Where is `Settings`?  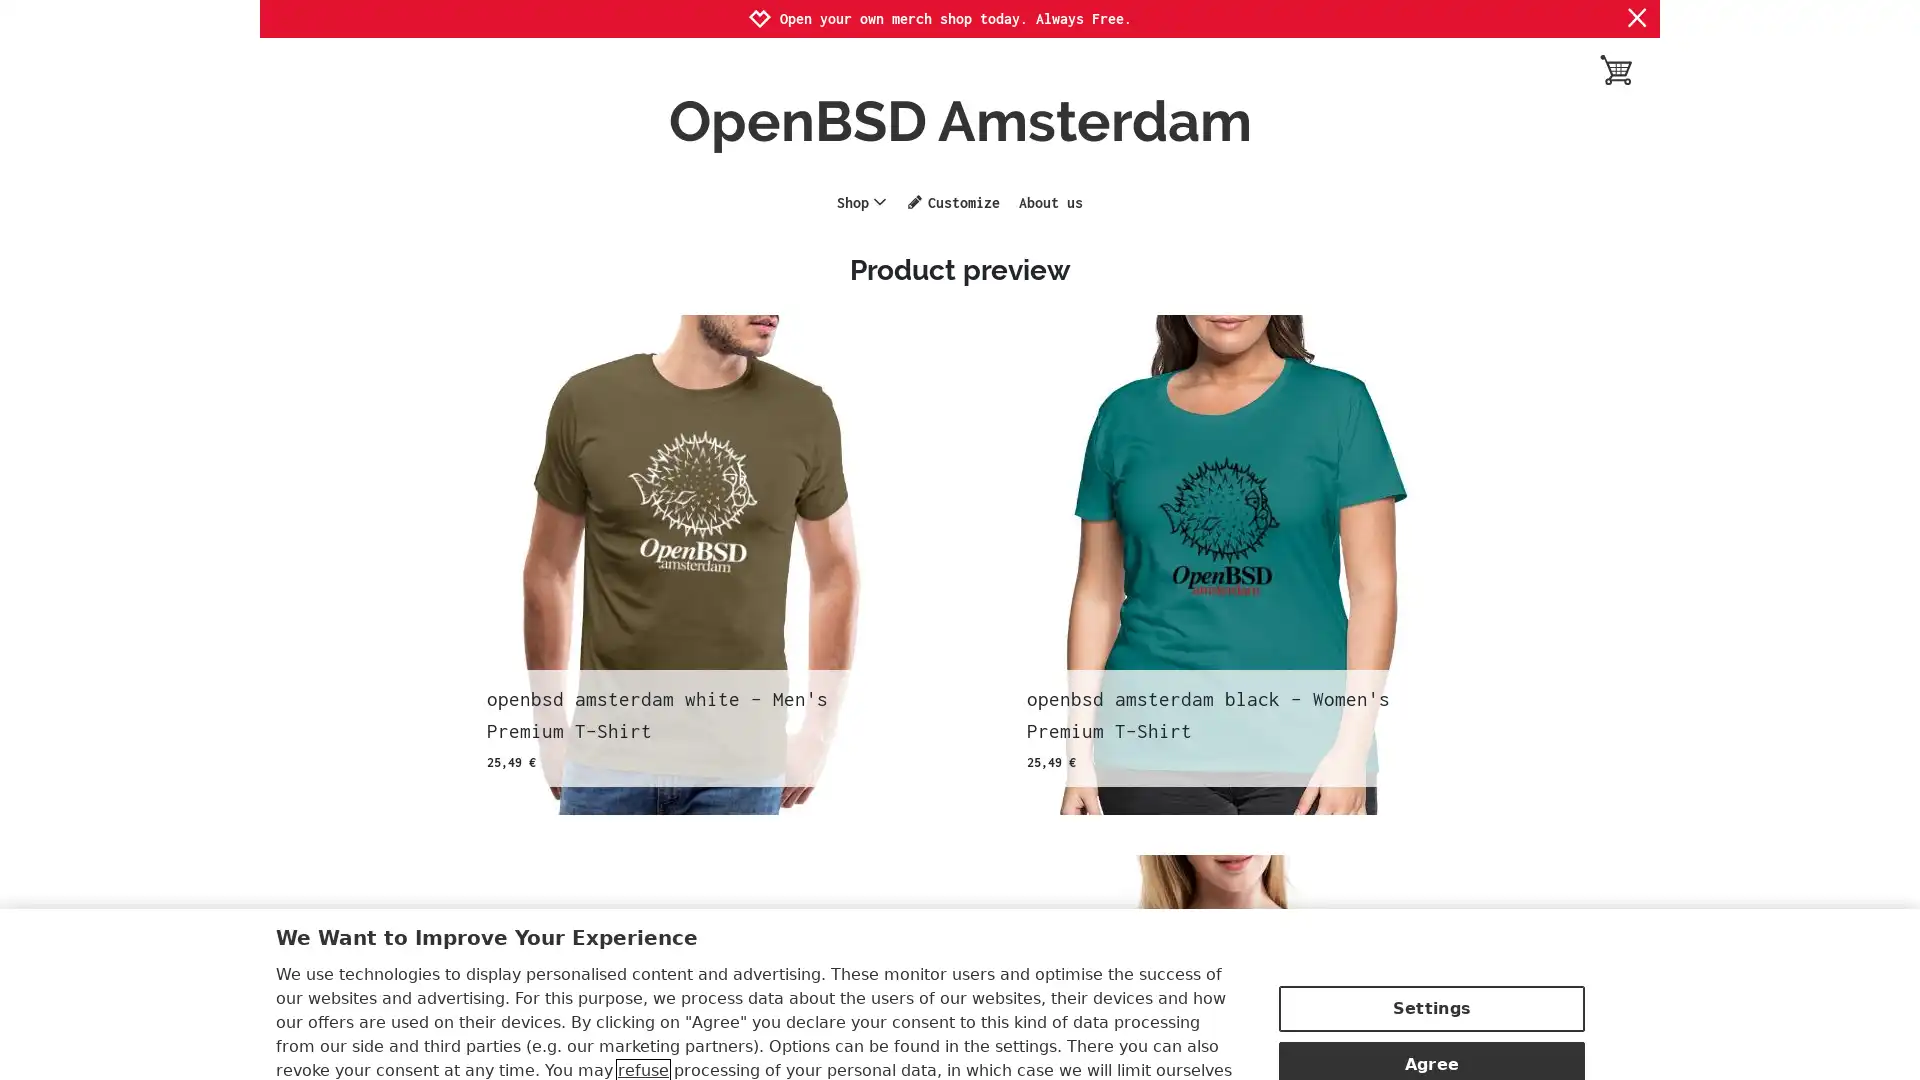 Settings is located at coordinates (1430, 909).